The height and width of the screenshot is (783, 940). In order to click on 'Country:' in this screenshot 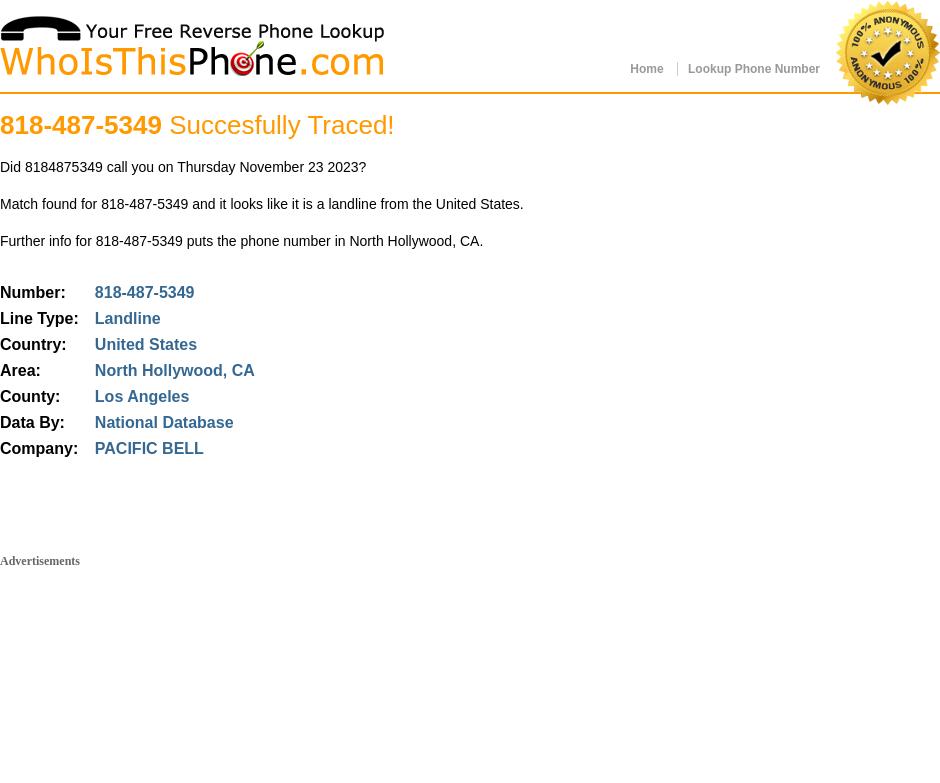, I will do `click(32, 344)`.